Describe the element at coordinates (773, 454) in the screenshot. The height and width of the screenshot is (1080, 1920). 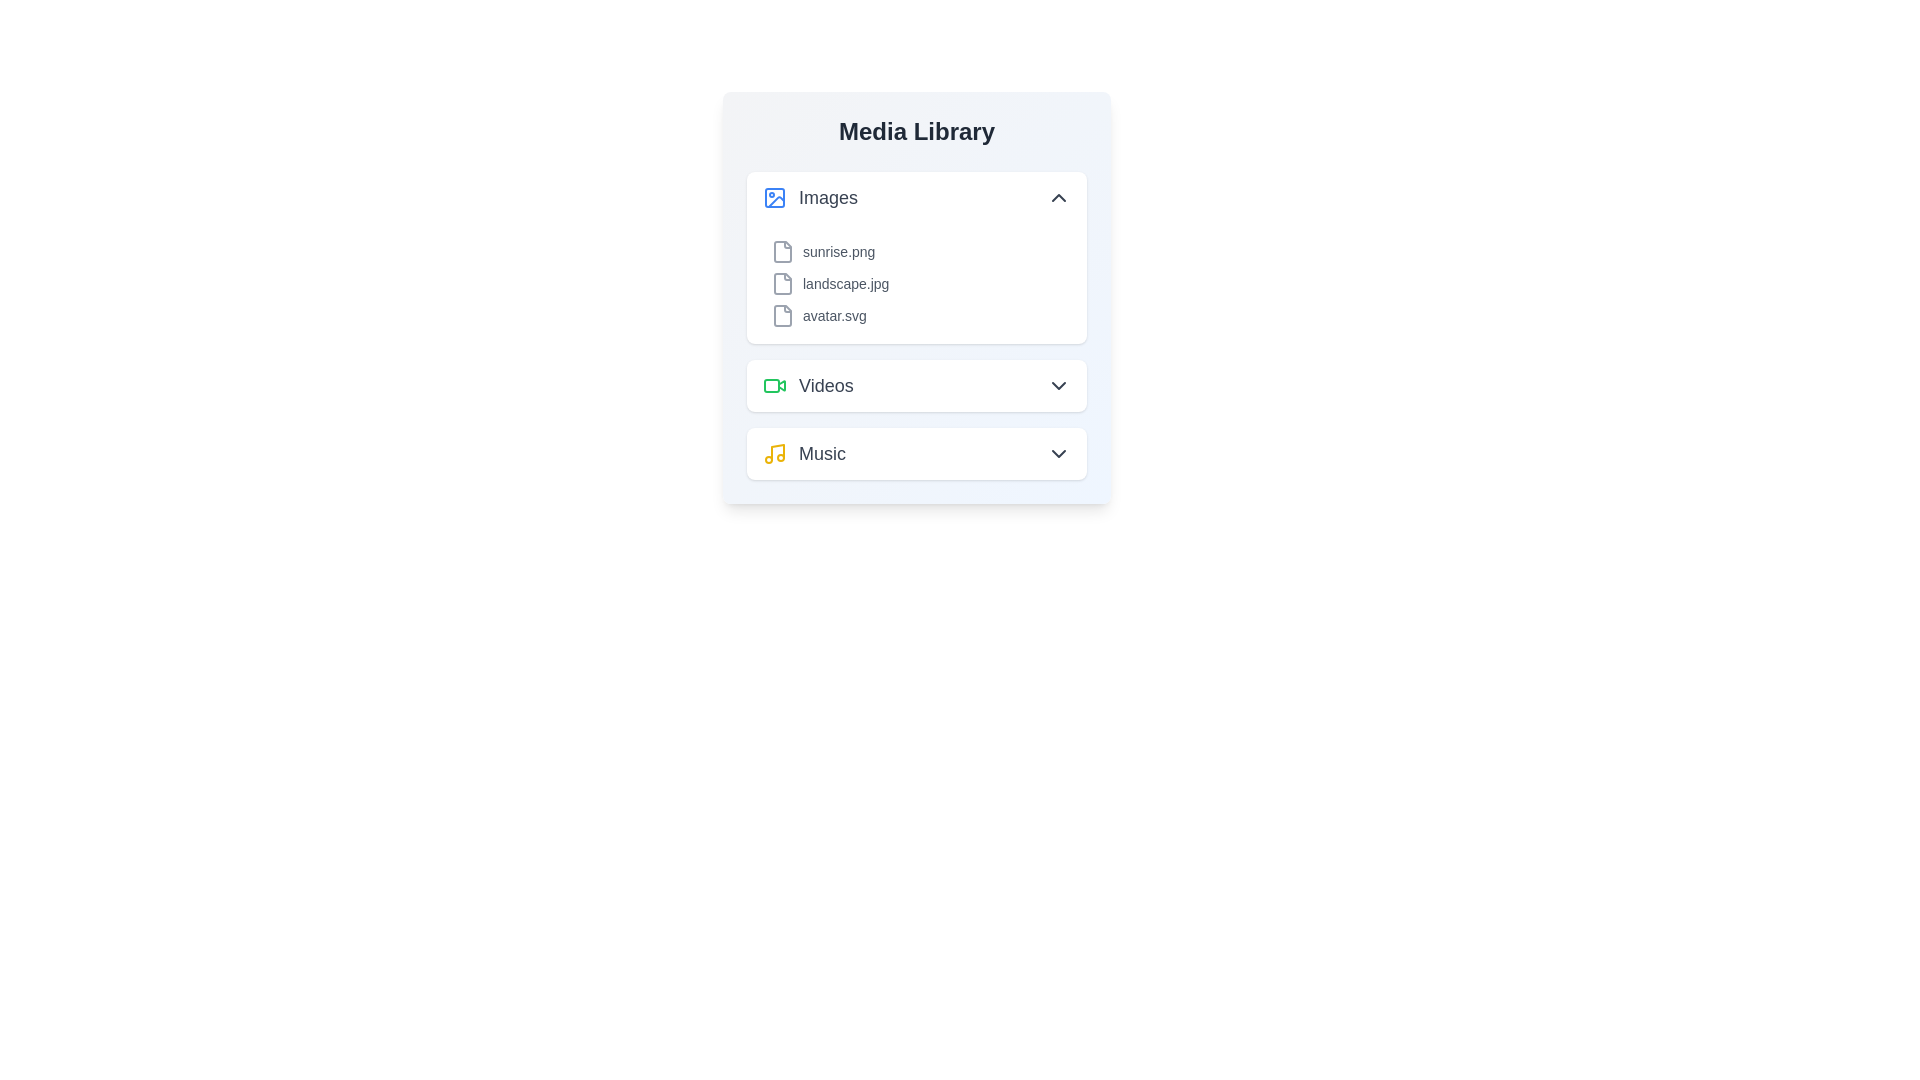
I see `the small yellow music note icon located to the left of the text element 'Music'` at that location.